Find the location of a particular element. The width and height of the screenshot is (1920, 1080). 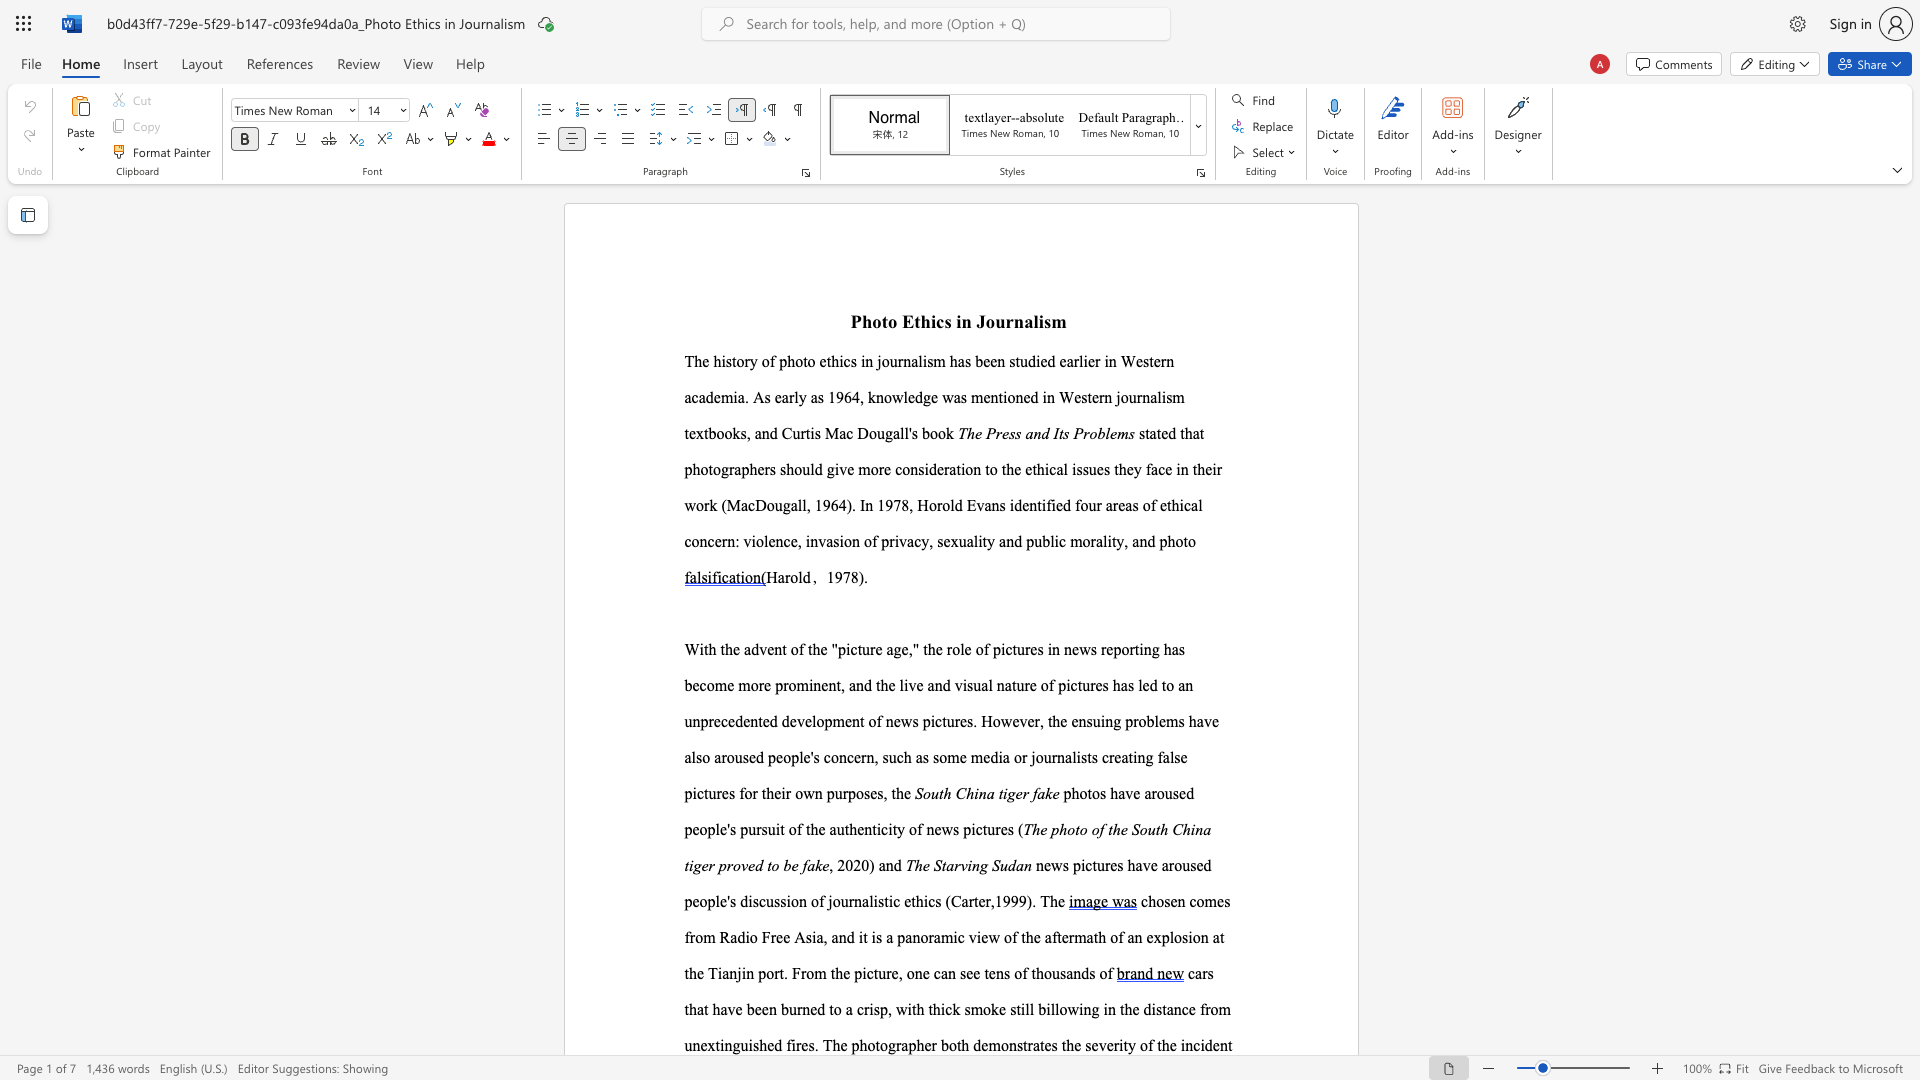

the subset text "y a" within the text "The history of photo ethics in journalism has been studied earlier in Western academia. As early as 1964, knowledge was mentioned in Western journalism textbooks, and Curtis Mac Dougall" is located at coordinates (797, 397).